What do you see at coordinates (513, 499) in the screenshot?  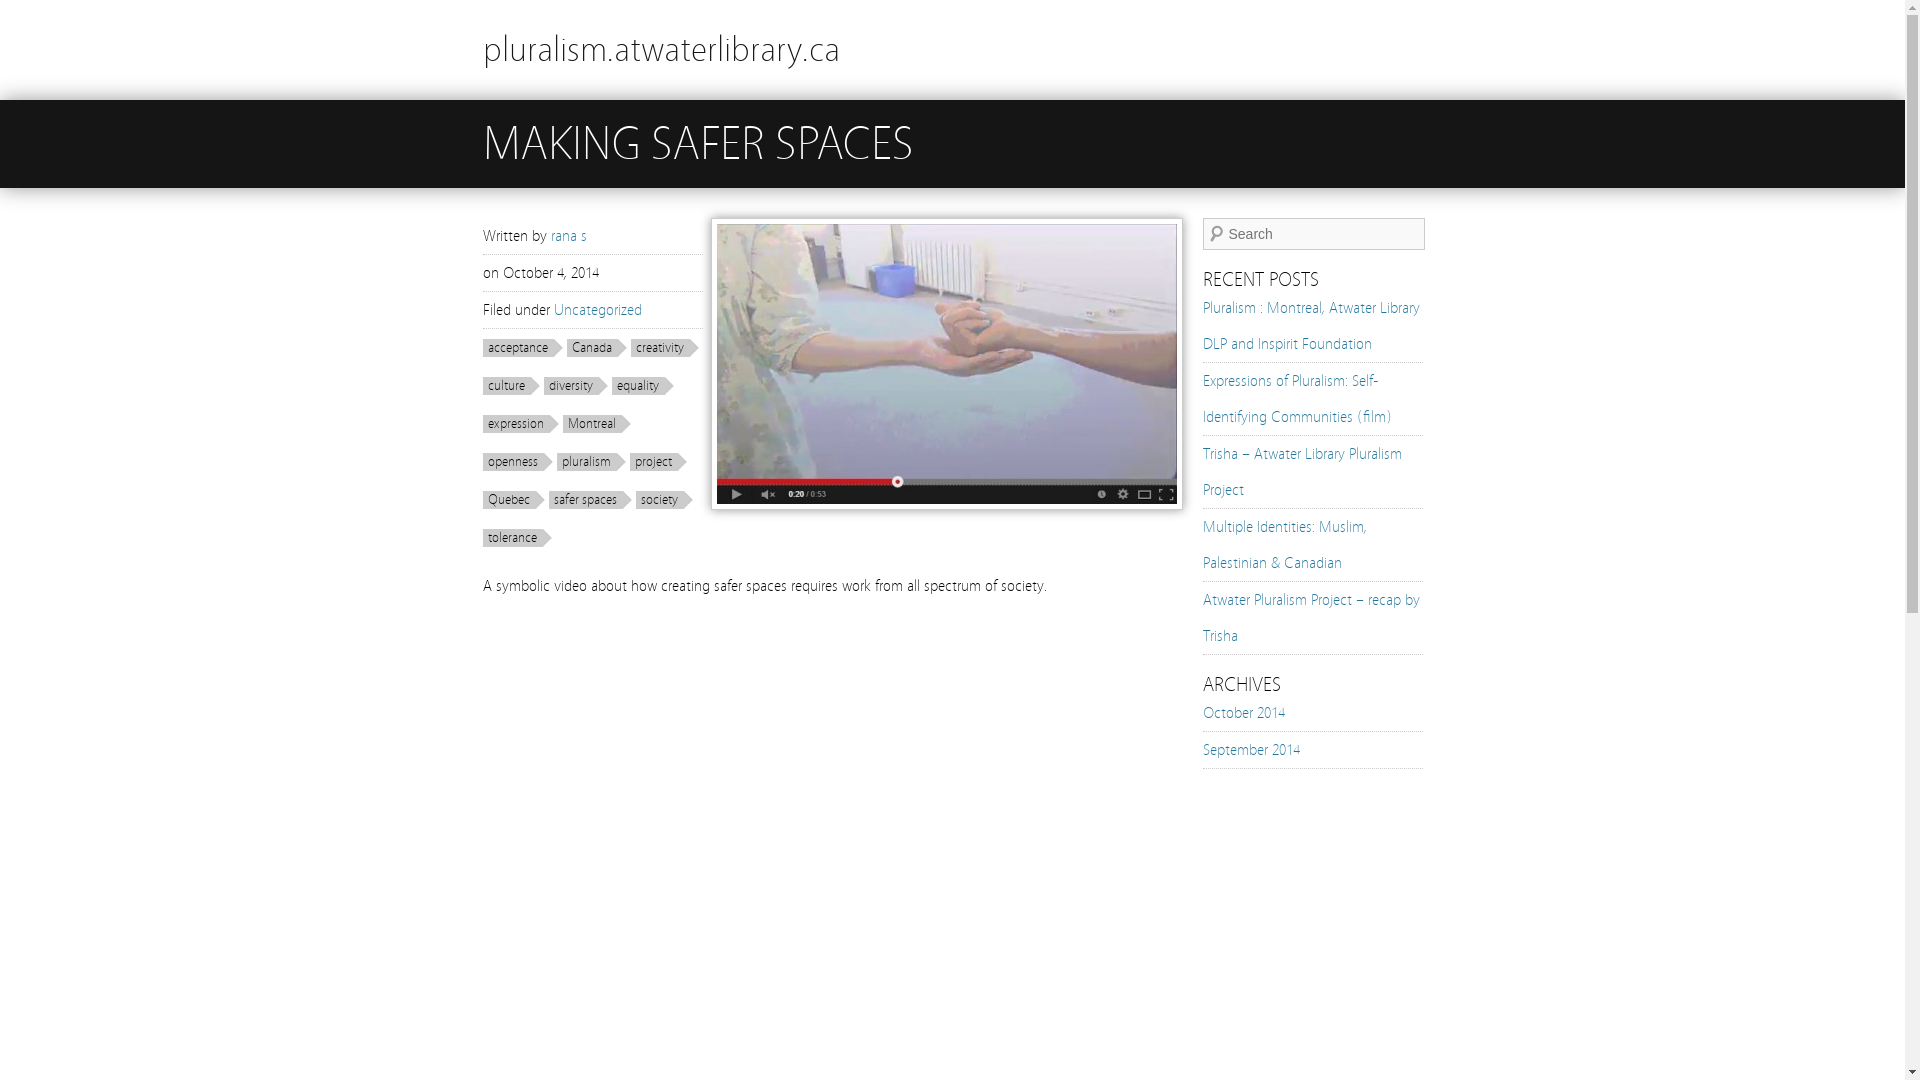 I see `'Quebec'` at bounding box center [513, 499].